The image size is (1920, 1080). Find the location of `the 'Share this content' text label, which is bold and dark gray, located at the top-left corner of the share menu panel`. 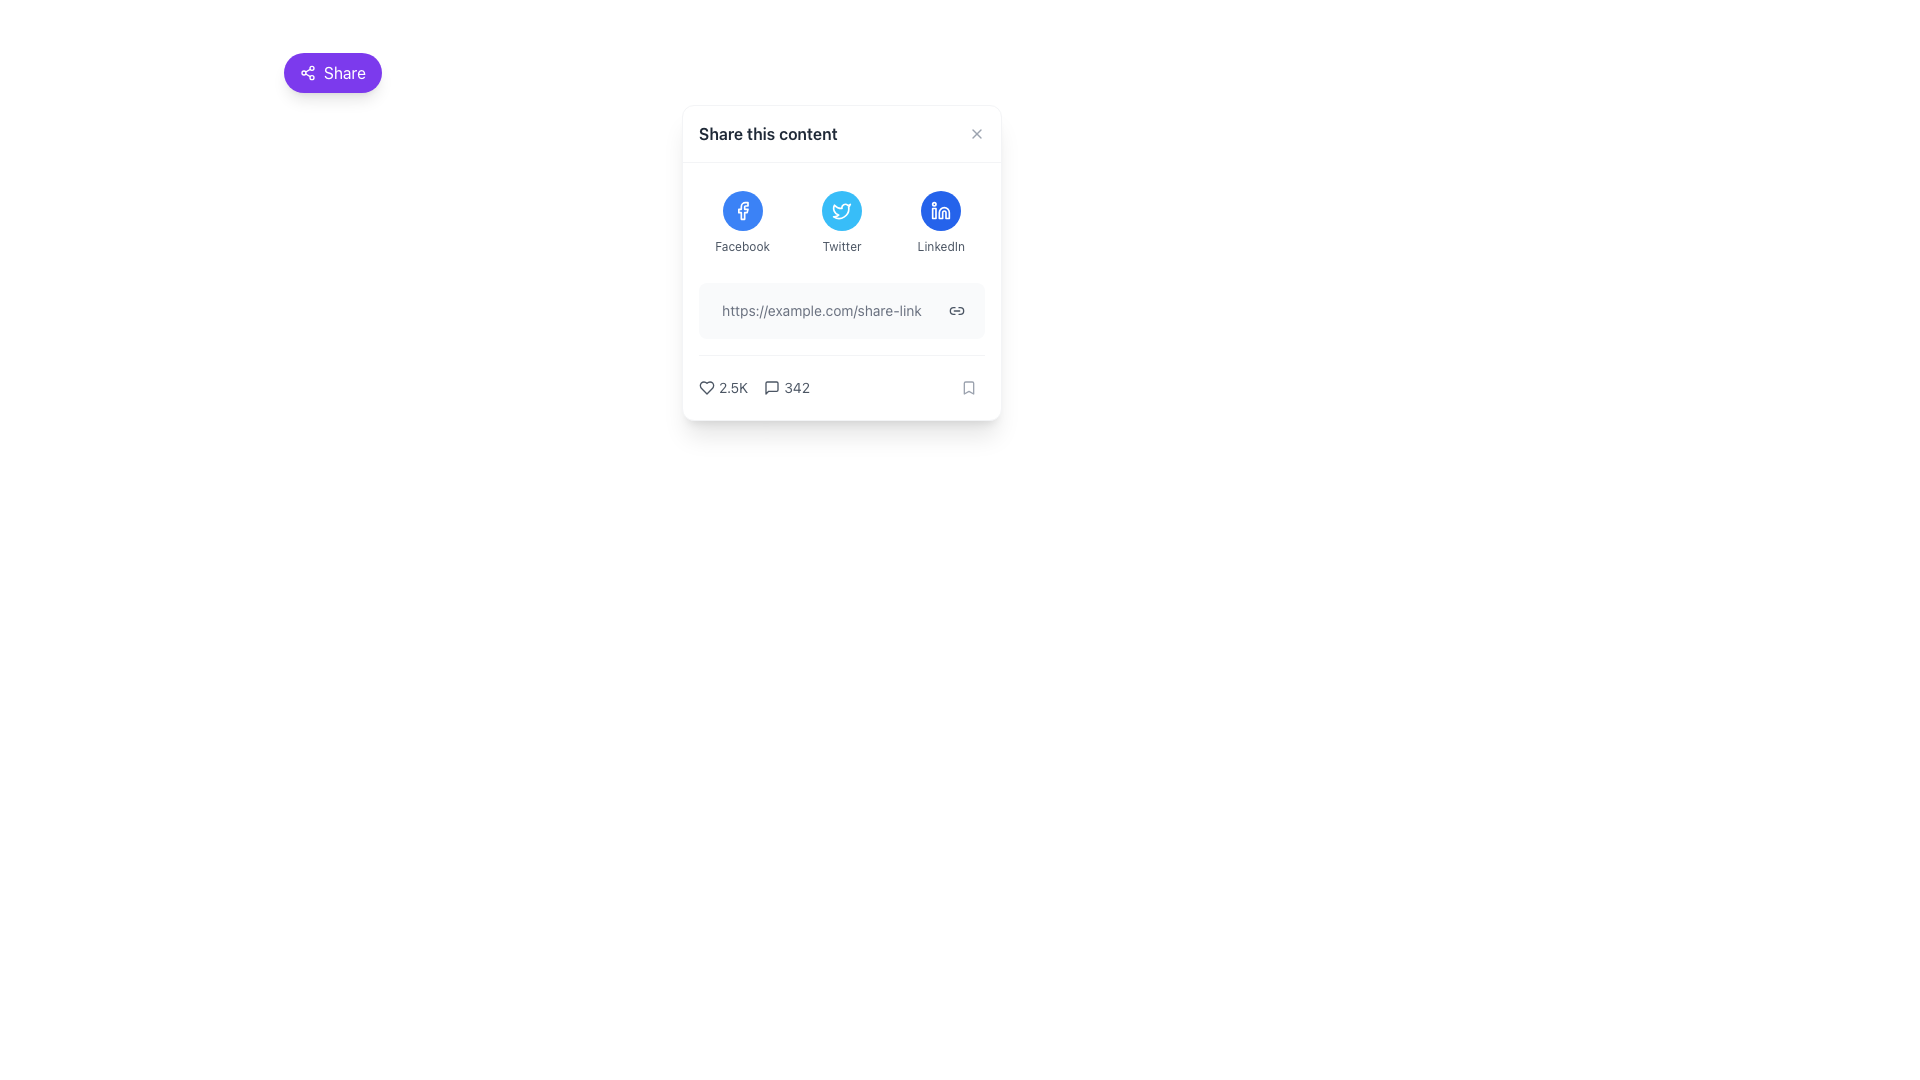

the 'Share this content' text label, which is bold and dark gray, located at the top-left corner of the share menu panel is located at coordinates (767, 134).